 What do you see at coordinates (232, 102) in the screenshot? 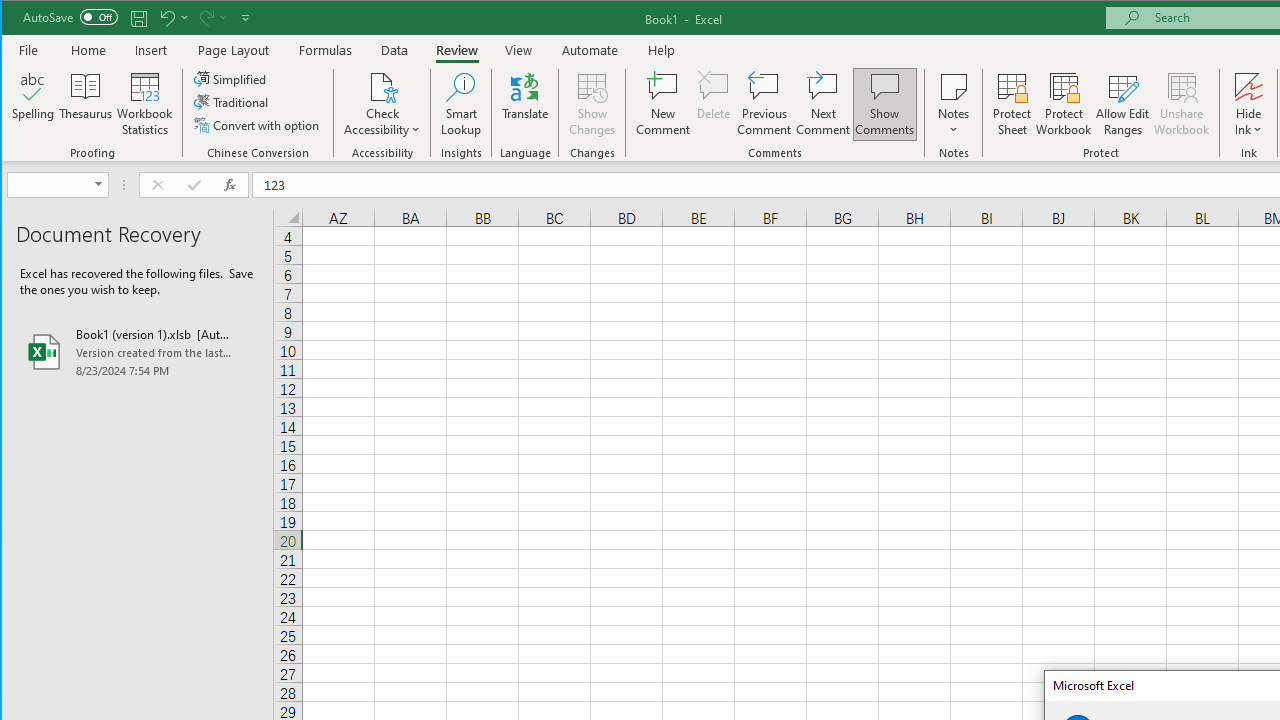
I see `'Traditional'` at bounding box center [232, 102].